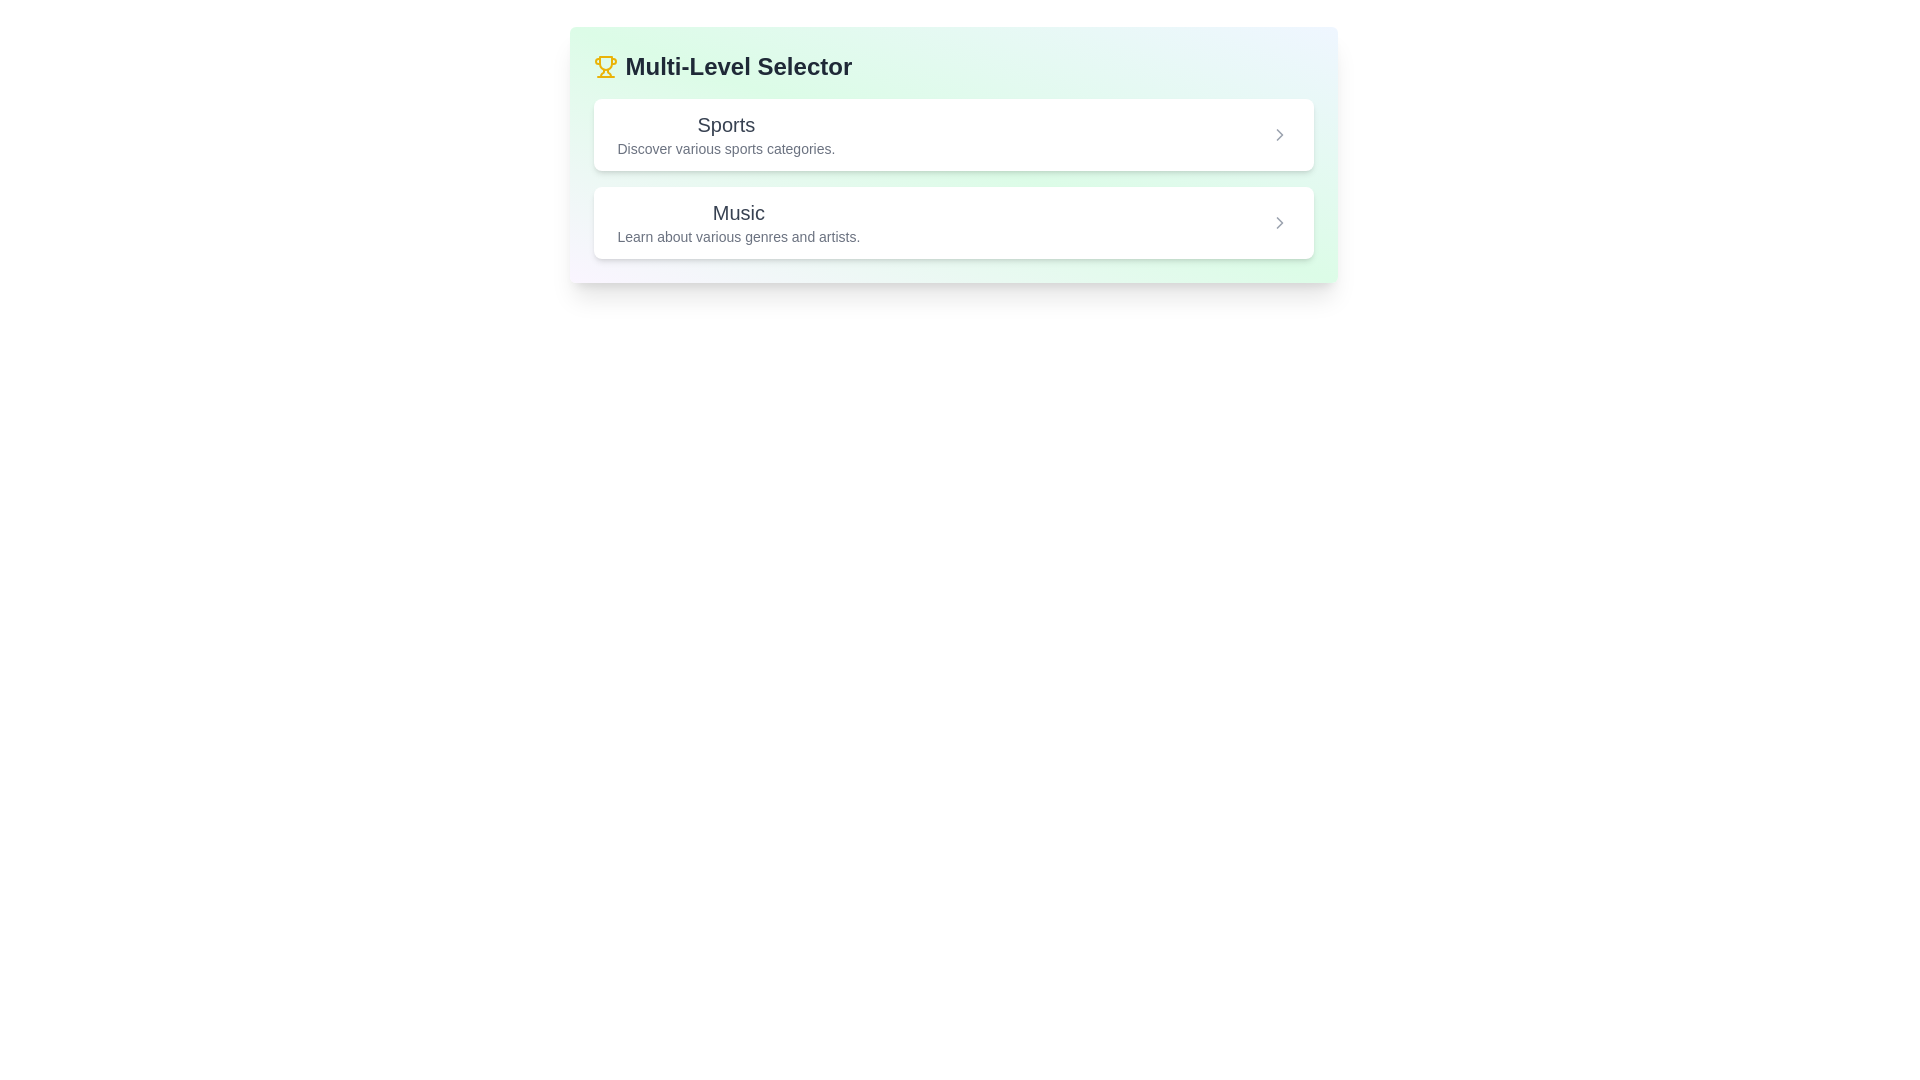 The height and width of the screenshot is (1080, 1920). Describe the element at coordinates (725, 124) in the screenshot. I see `the bold text label 'Sports' located at the top of the list, above the subtext 'Discover various sports categories.'` at that location.